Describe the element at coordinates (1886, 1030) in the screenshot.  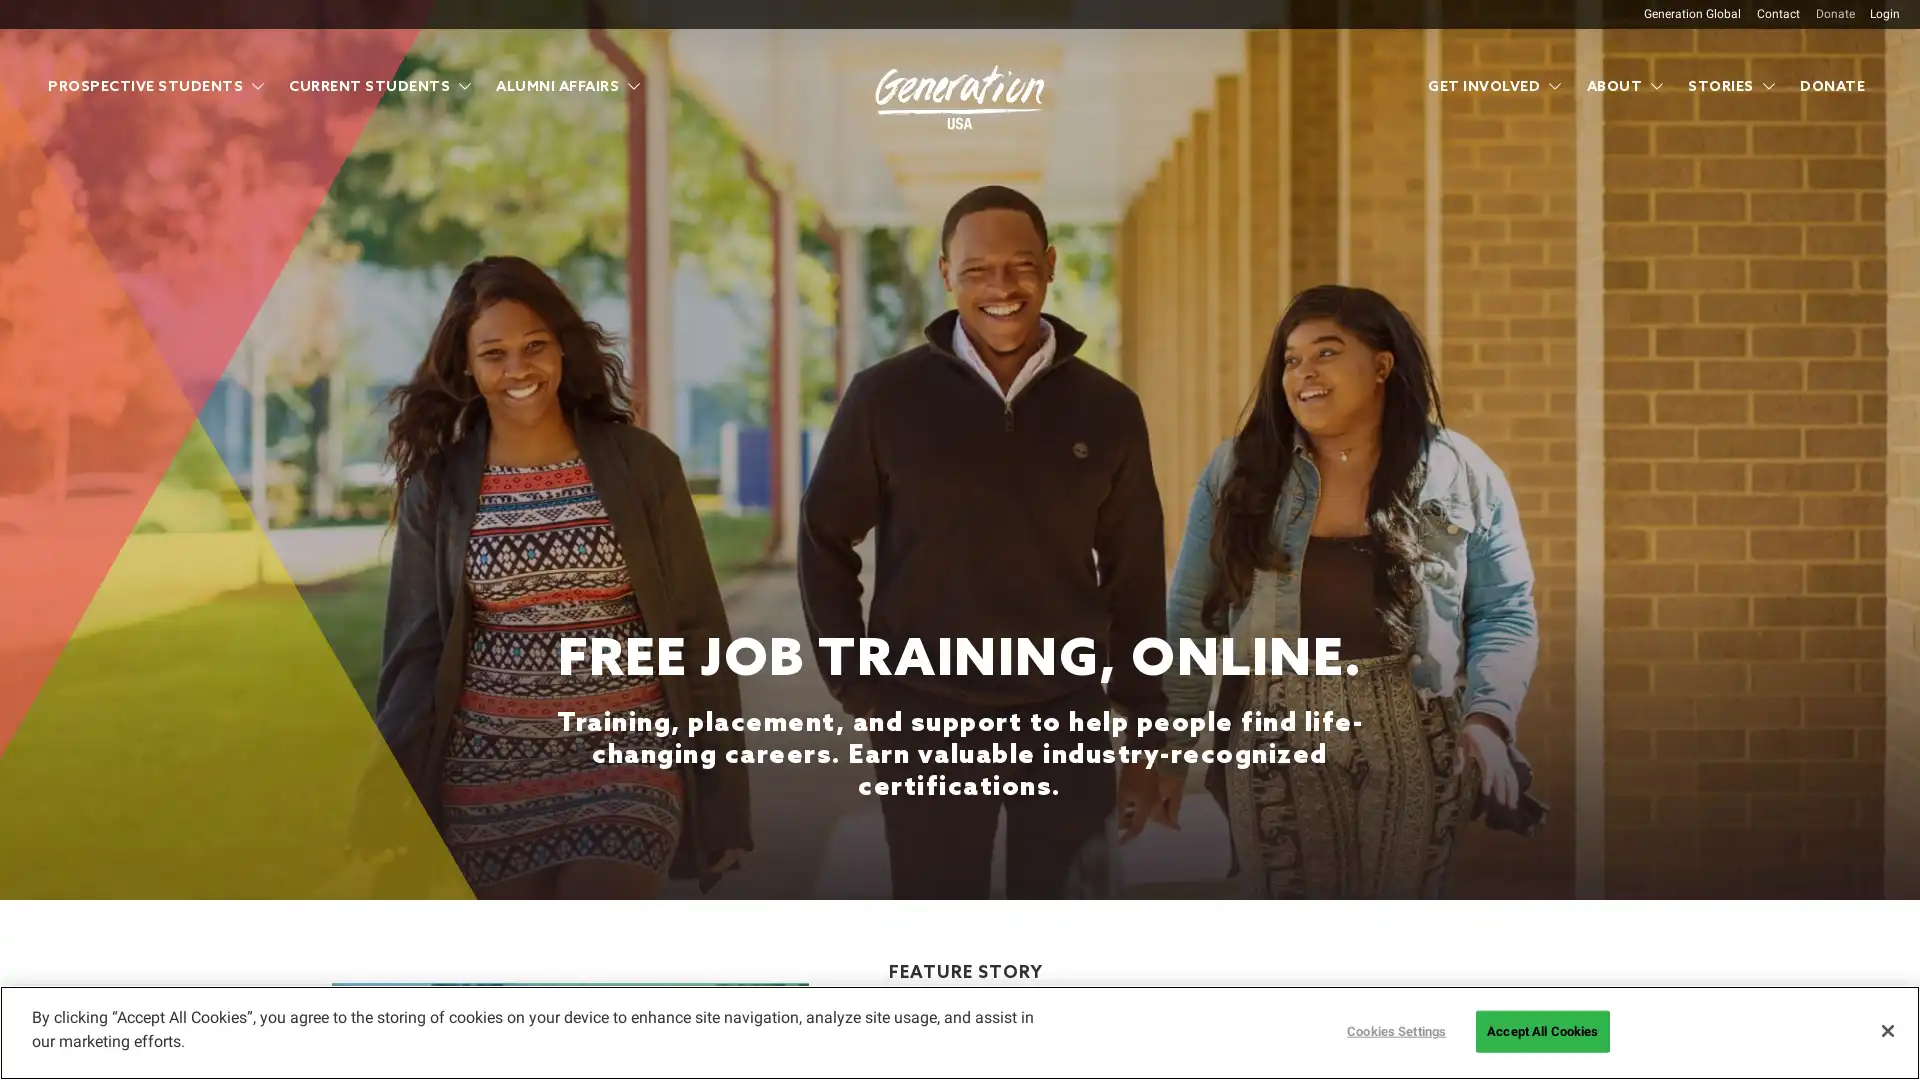
I see `Close` at that location.